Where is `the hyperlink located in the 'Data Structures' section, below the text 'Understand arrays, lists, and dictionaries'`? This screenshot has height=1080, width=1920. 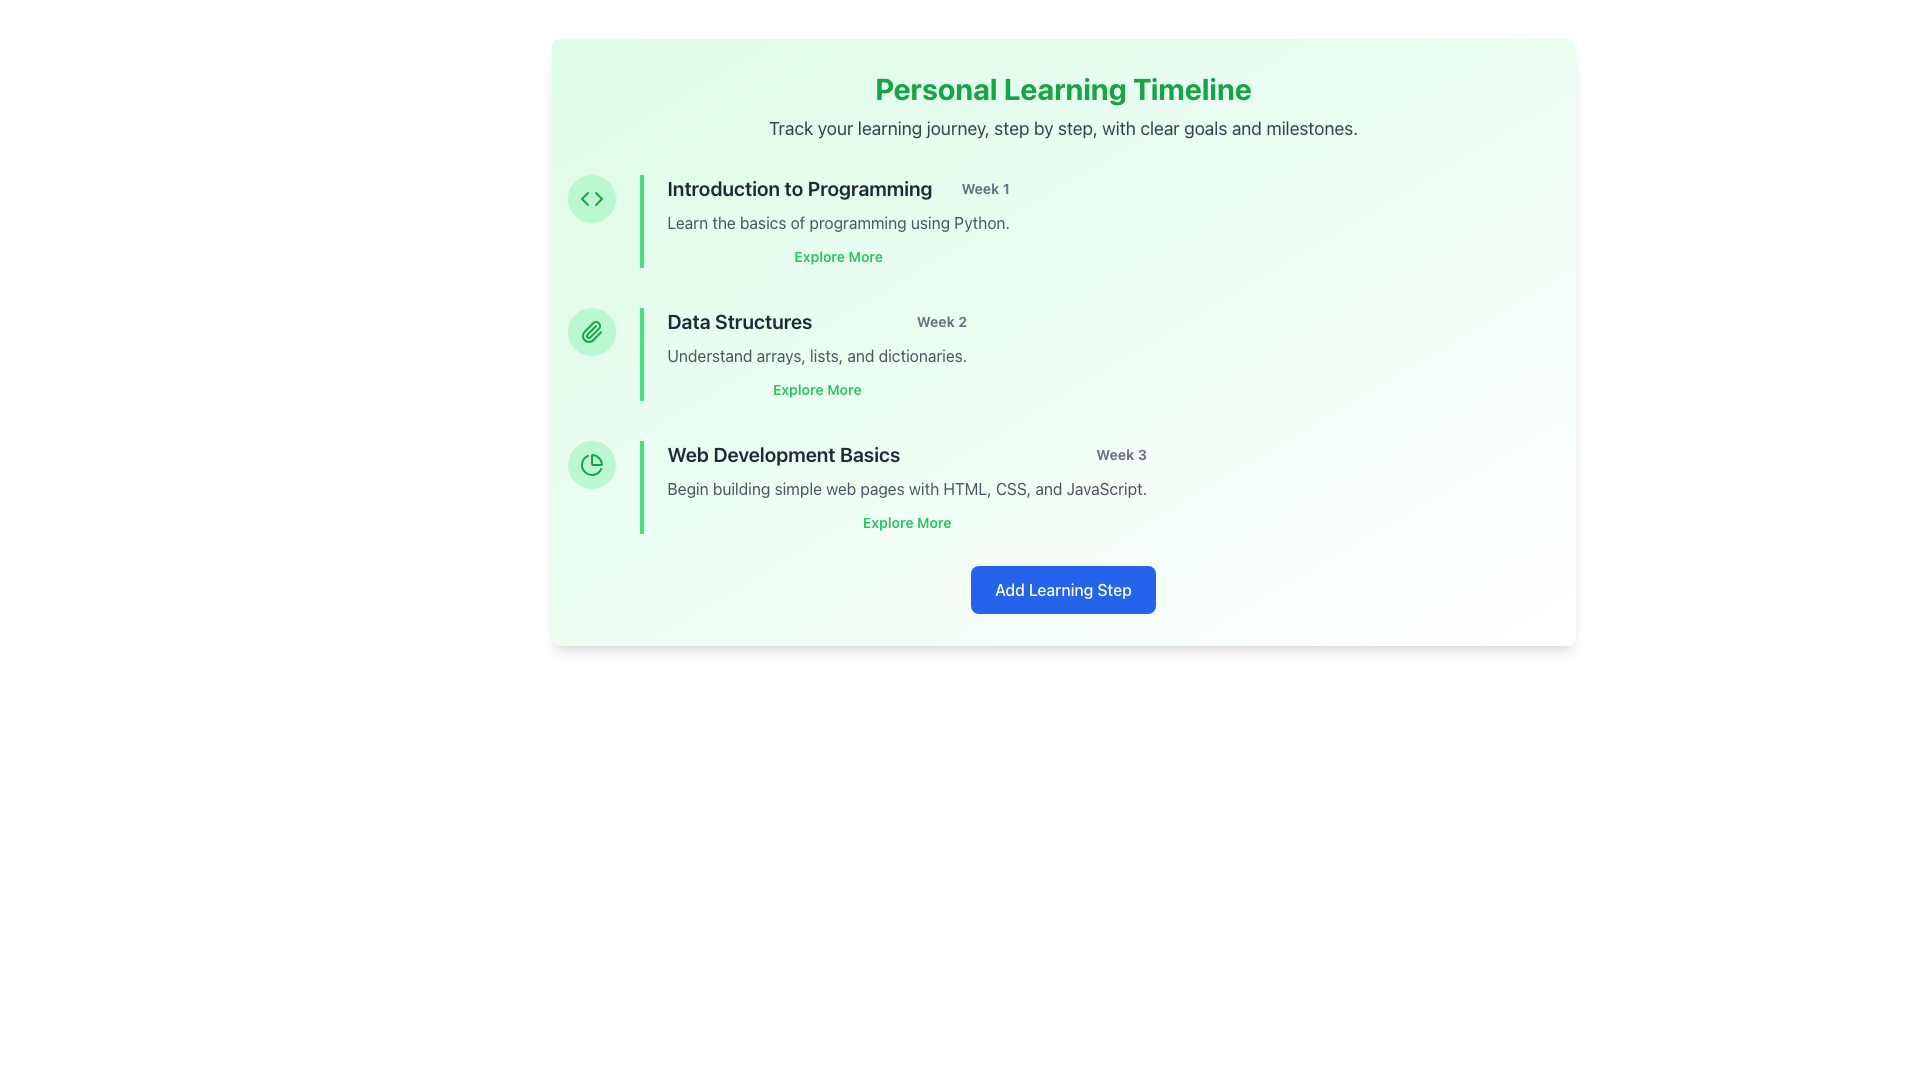 the hyperlink located in the 'Data Structures' section, below the text 'Understand arrays, lists, and dictionaries' is located at coordinates (817, 389).